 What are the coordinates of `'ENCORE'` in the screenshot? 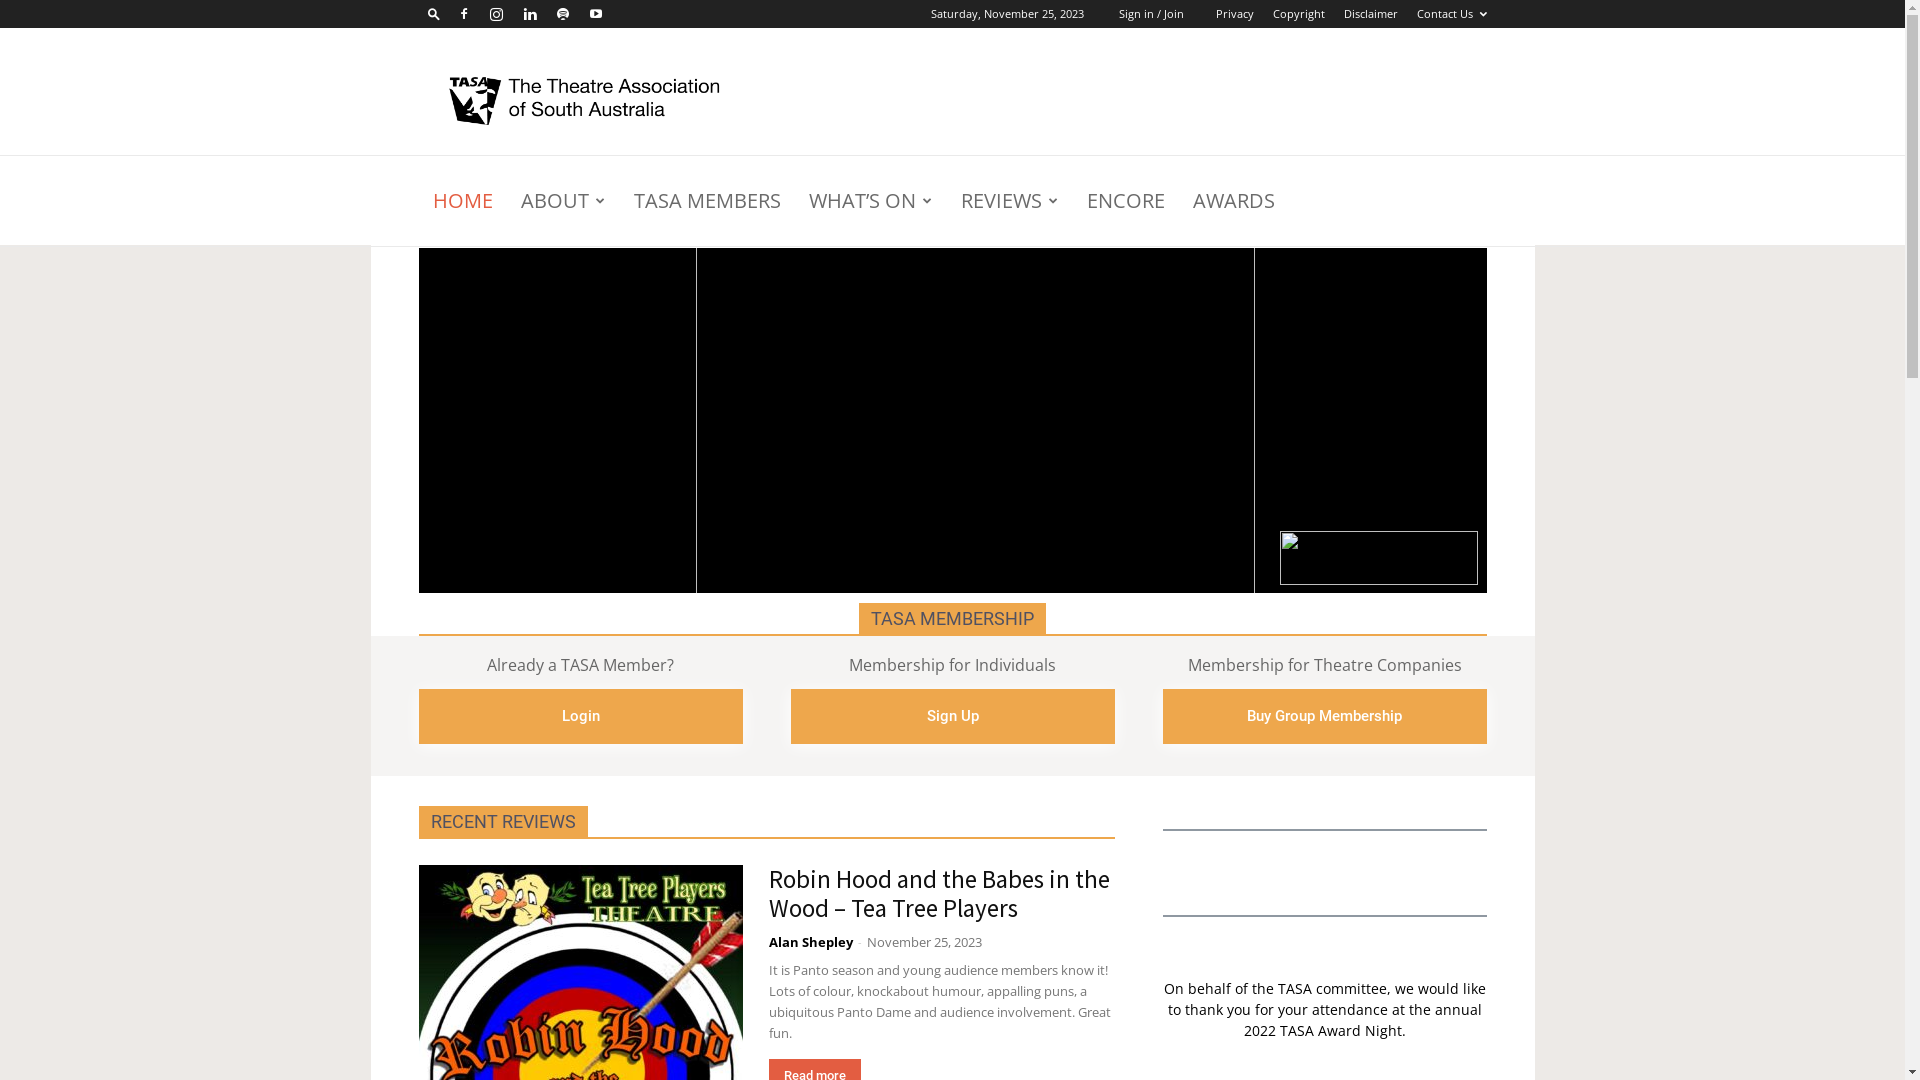 It's located at (1124, 200).